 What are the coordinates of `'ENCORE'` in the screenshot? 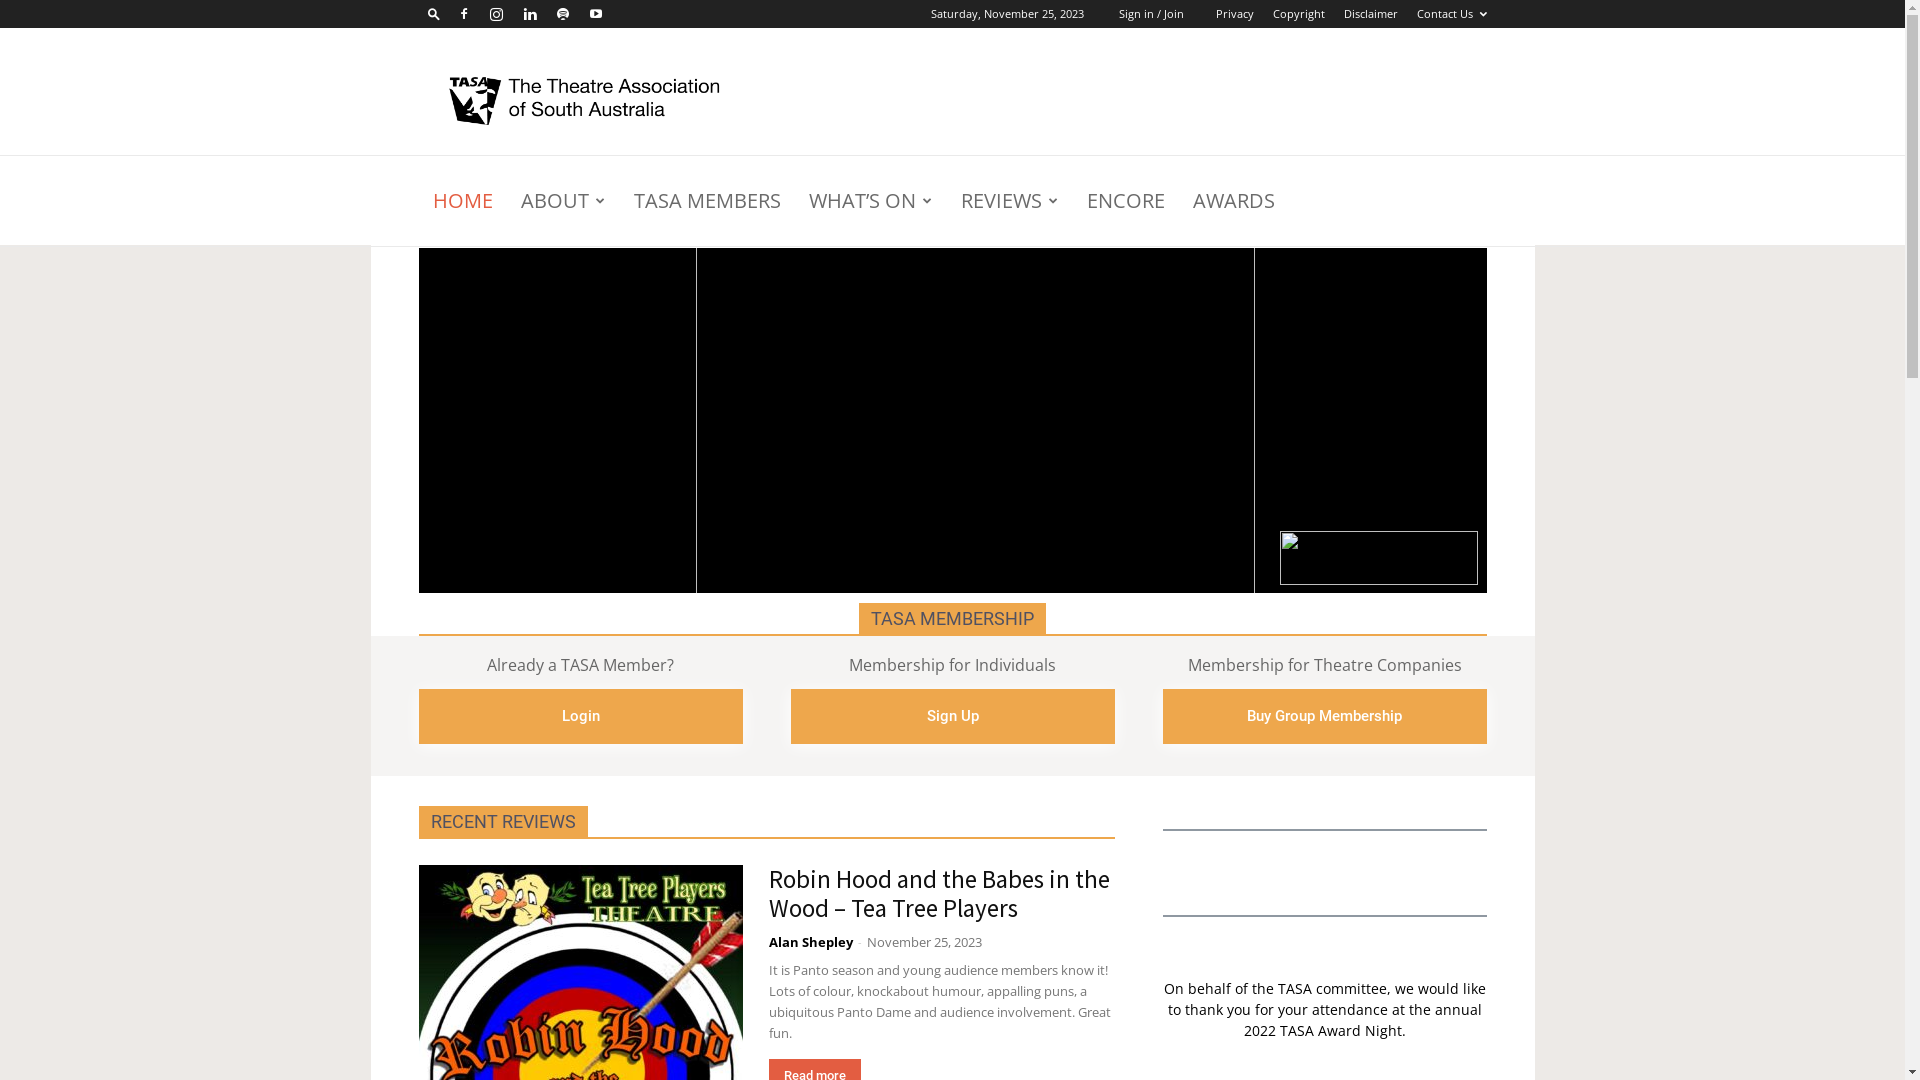 It's located at (1124, 200).